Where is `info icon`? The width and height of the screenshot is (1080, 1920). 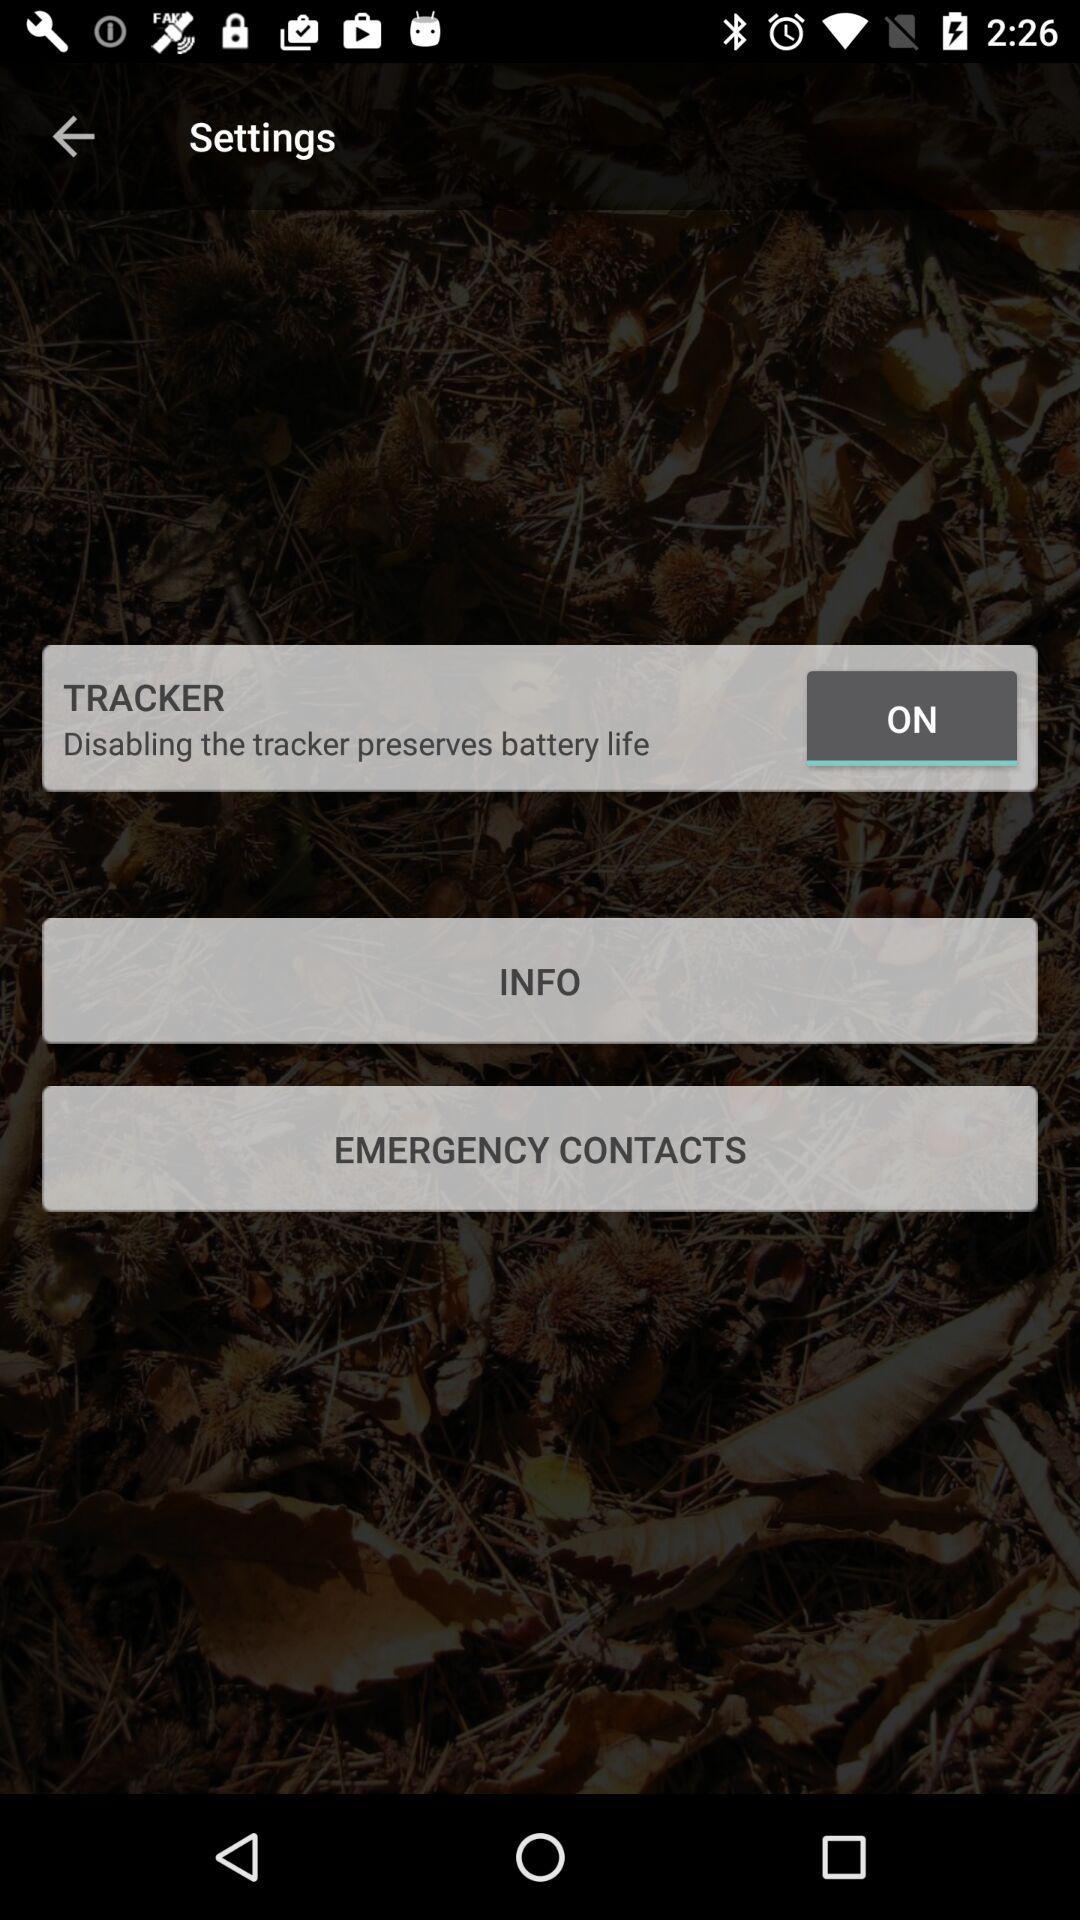 info icon is located at coordinates (540, 980).